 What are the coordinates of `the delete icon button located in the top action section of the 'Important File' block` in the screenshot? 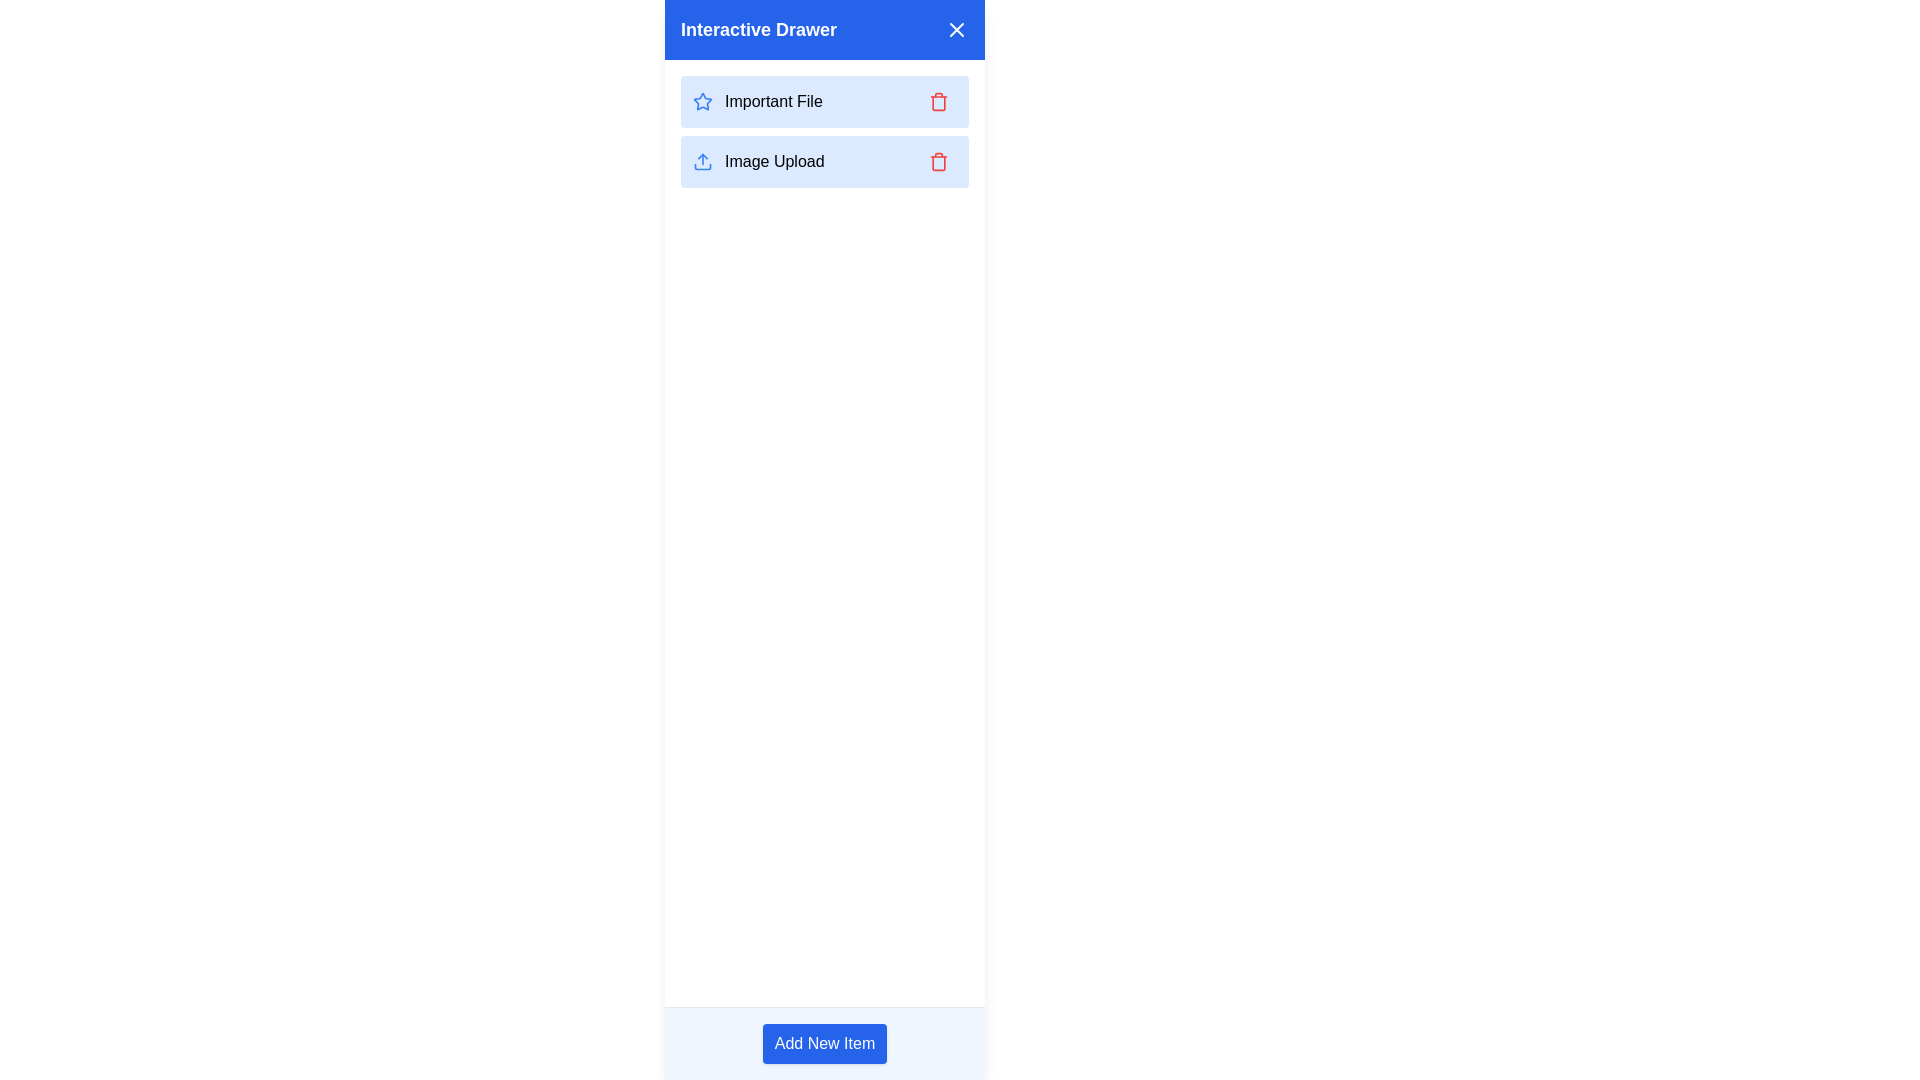 It's located at (938, 101).